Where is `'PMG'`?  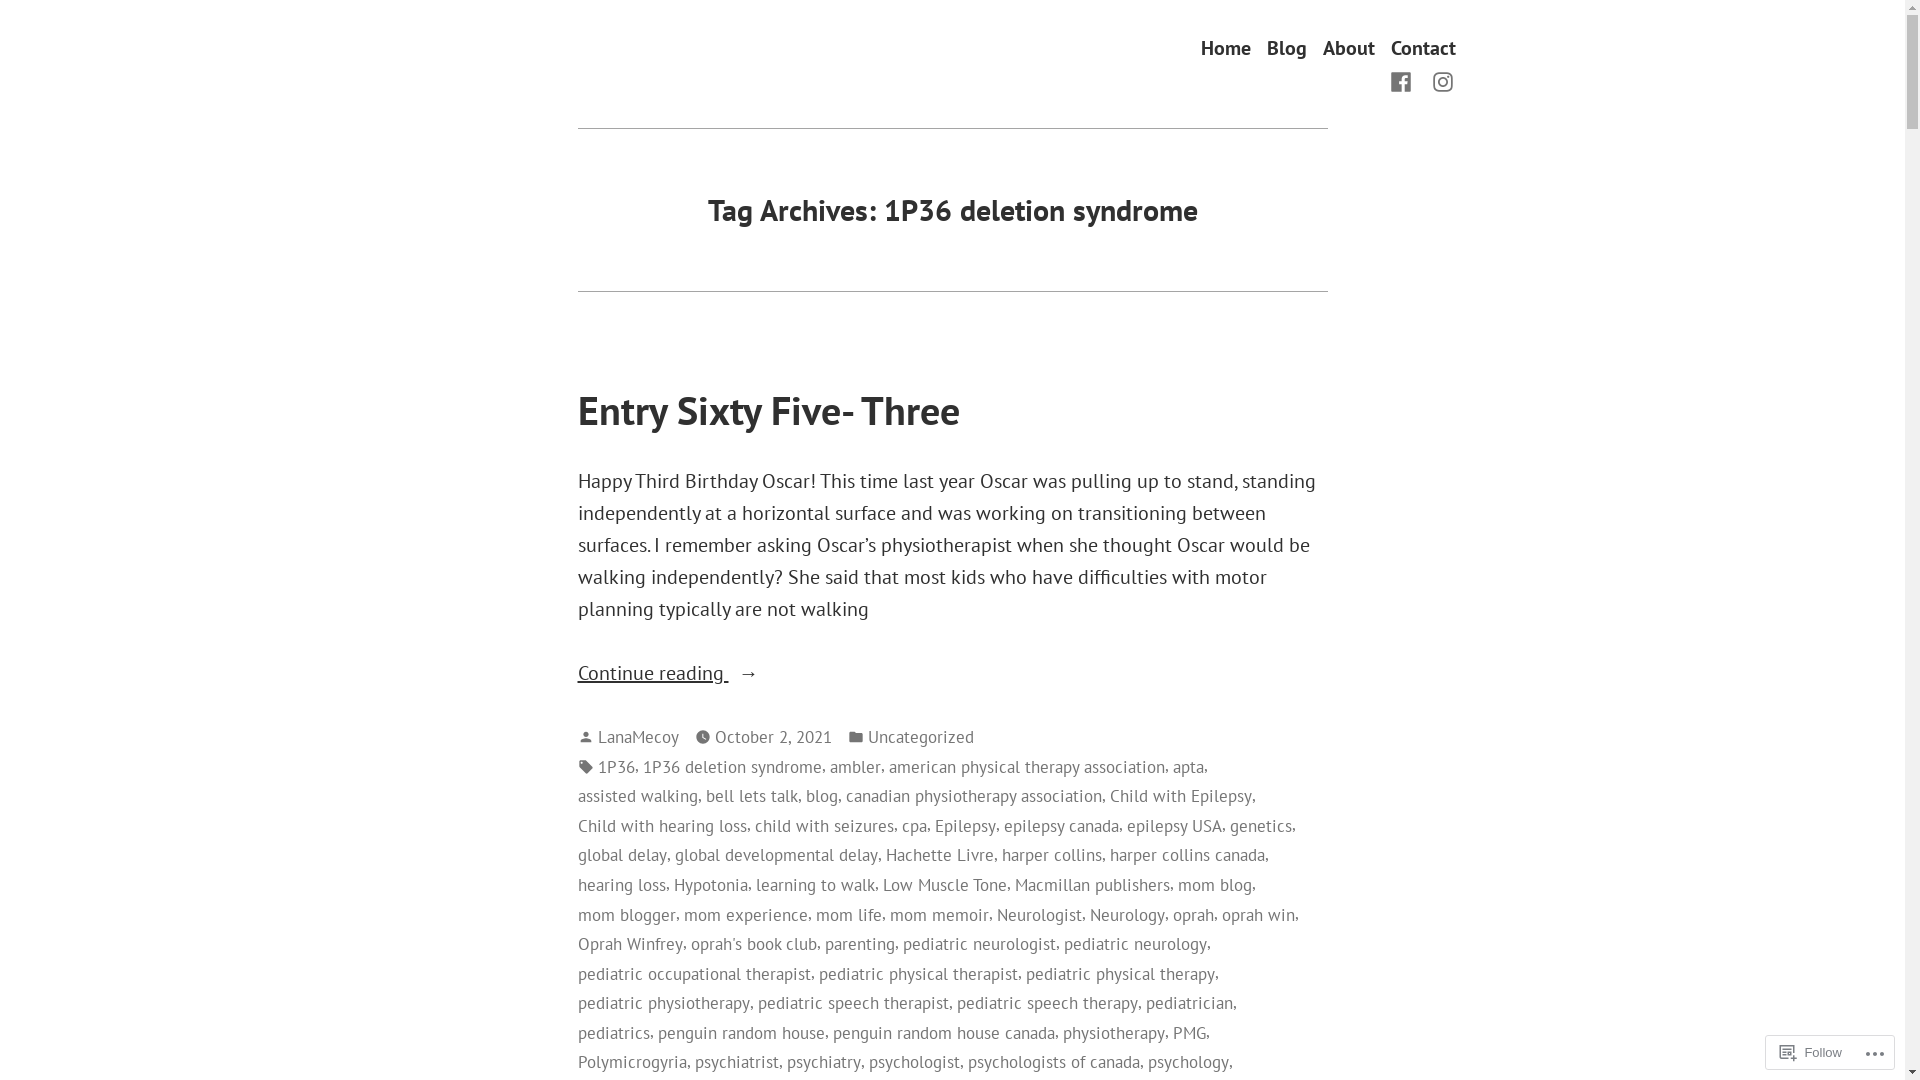
'PMG' is located at coordinates (1188, 1033).